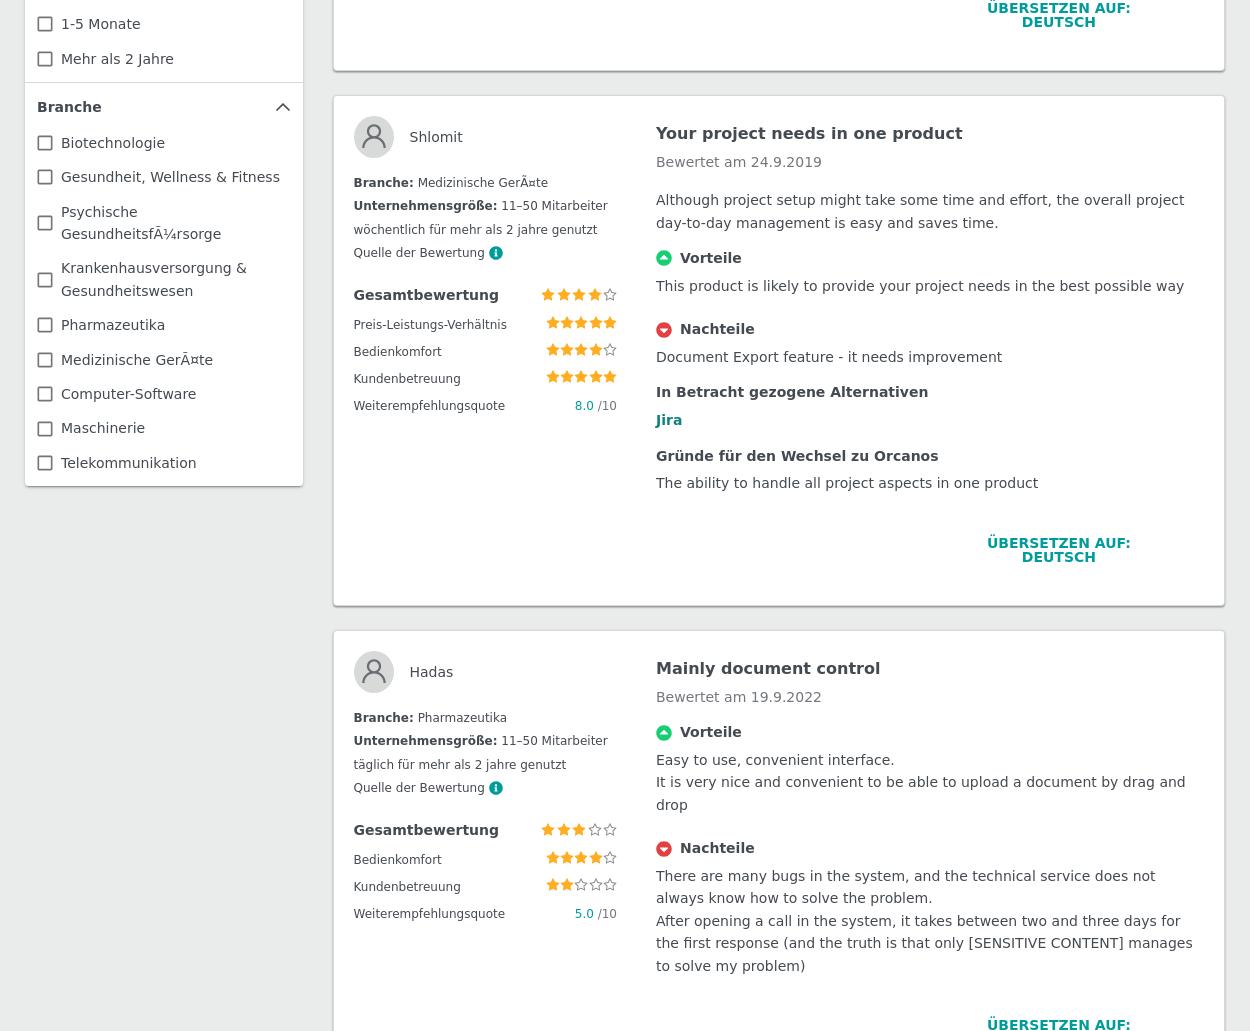  I want to click on 'Bewertet am 17.1.2019', so click(737, 798).